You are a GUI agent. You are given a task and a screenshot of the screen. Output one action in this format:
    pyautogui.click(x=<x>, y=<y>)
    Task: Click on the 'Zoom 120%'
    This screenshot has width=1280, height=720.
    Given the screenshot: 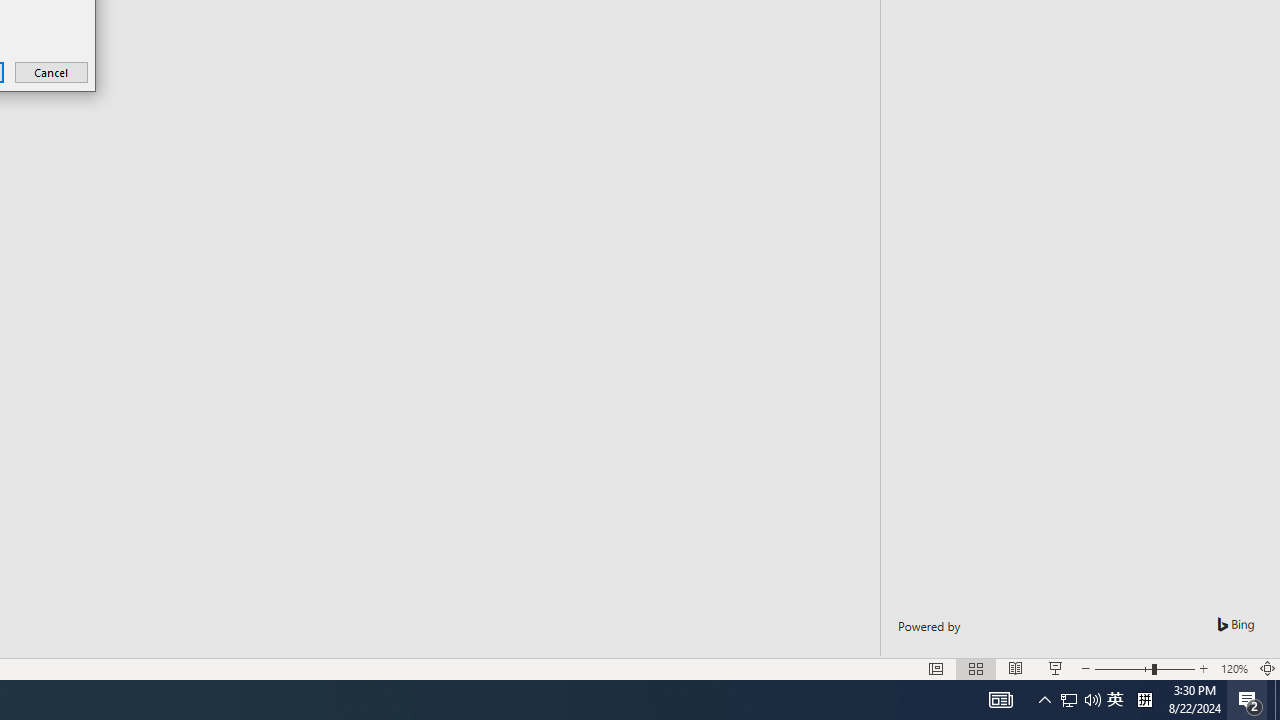 What is the action you would take?
    pyautogui.click(x=1233, y=669)
    